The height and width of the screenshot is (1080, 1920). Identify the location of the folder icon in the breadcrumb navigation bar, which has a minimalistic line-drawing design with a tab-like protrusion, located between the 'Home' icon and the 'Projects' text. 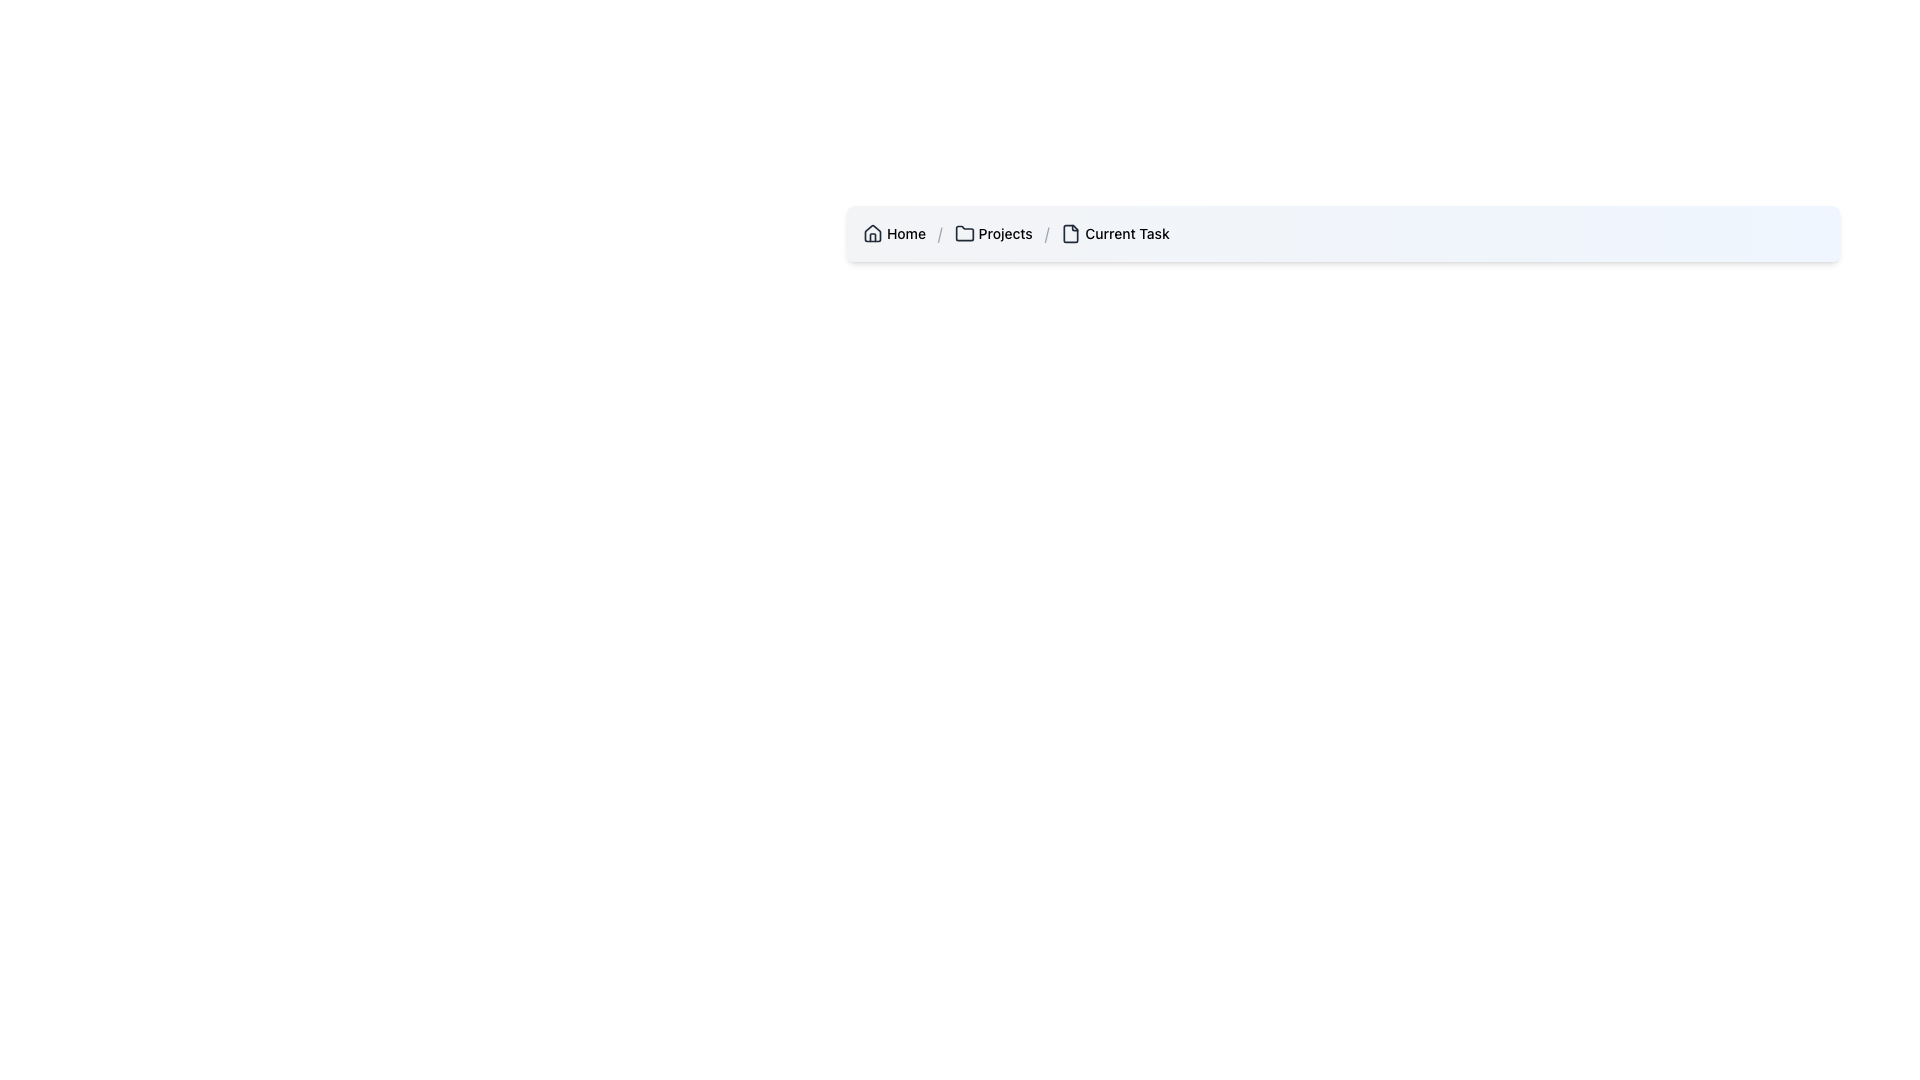
(964, 232).